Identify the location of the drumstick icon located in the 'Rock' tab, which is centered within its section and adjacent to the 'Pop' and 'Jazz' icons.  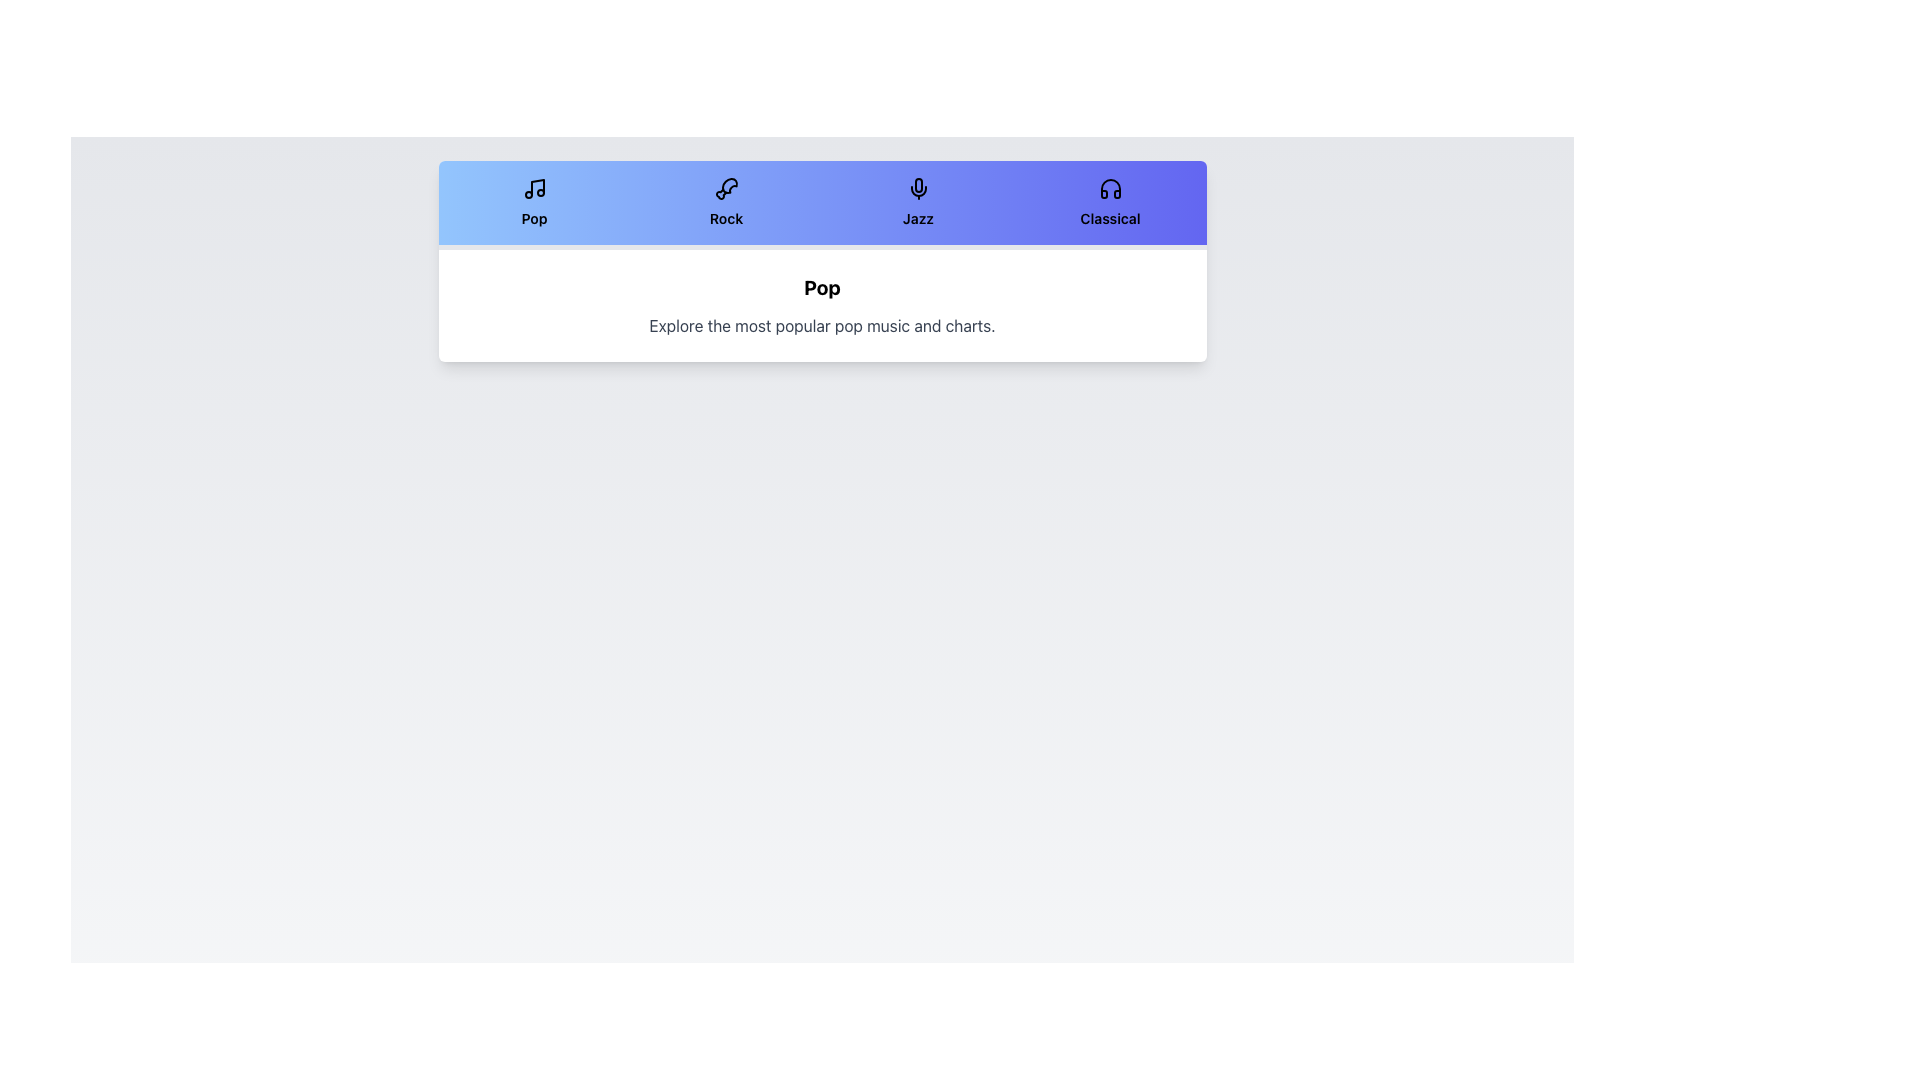
(728, 185).